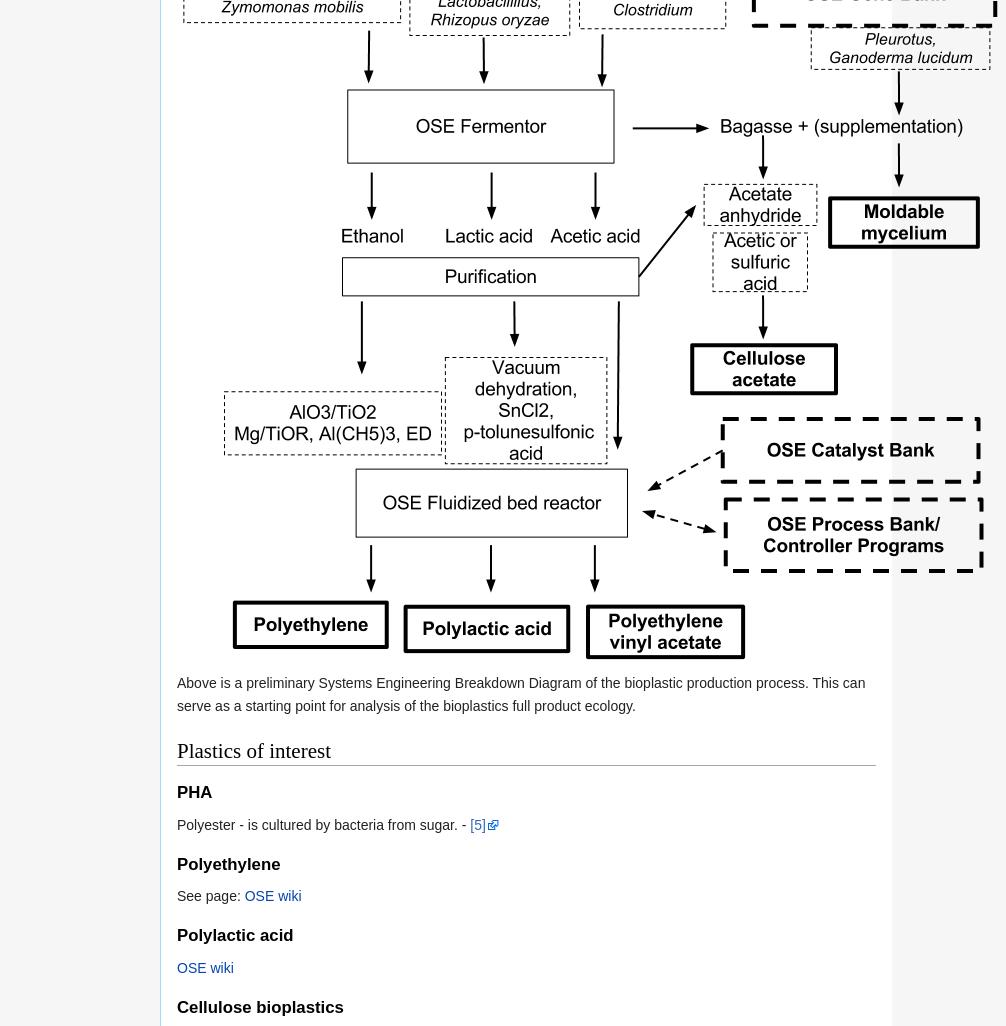  Describe the element at coordinates (210, 895) in the screenshot. I see `'See page:'` at that location.